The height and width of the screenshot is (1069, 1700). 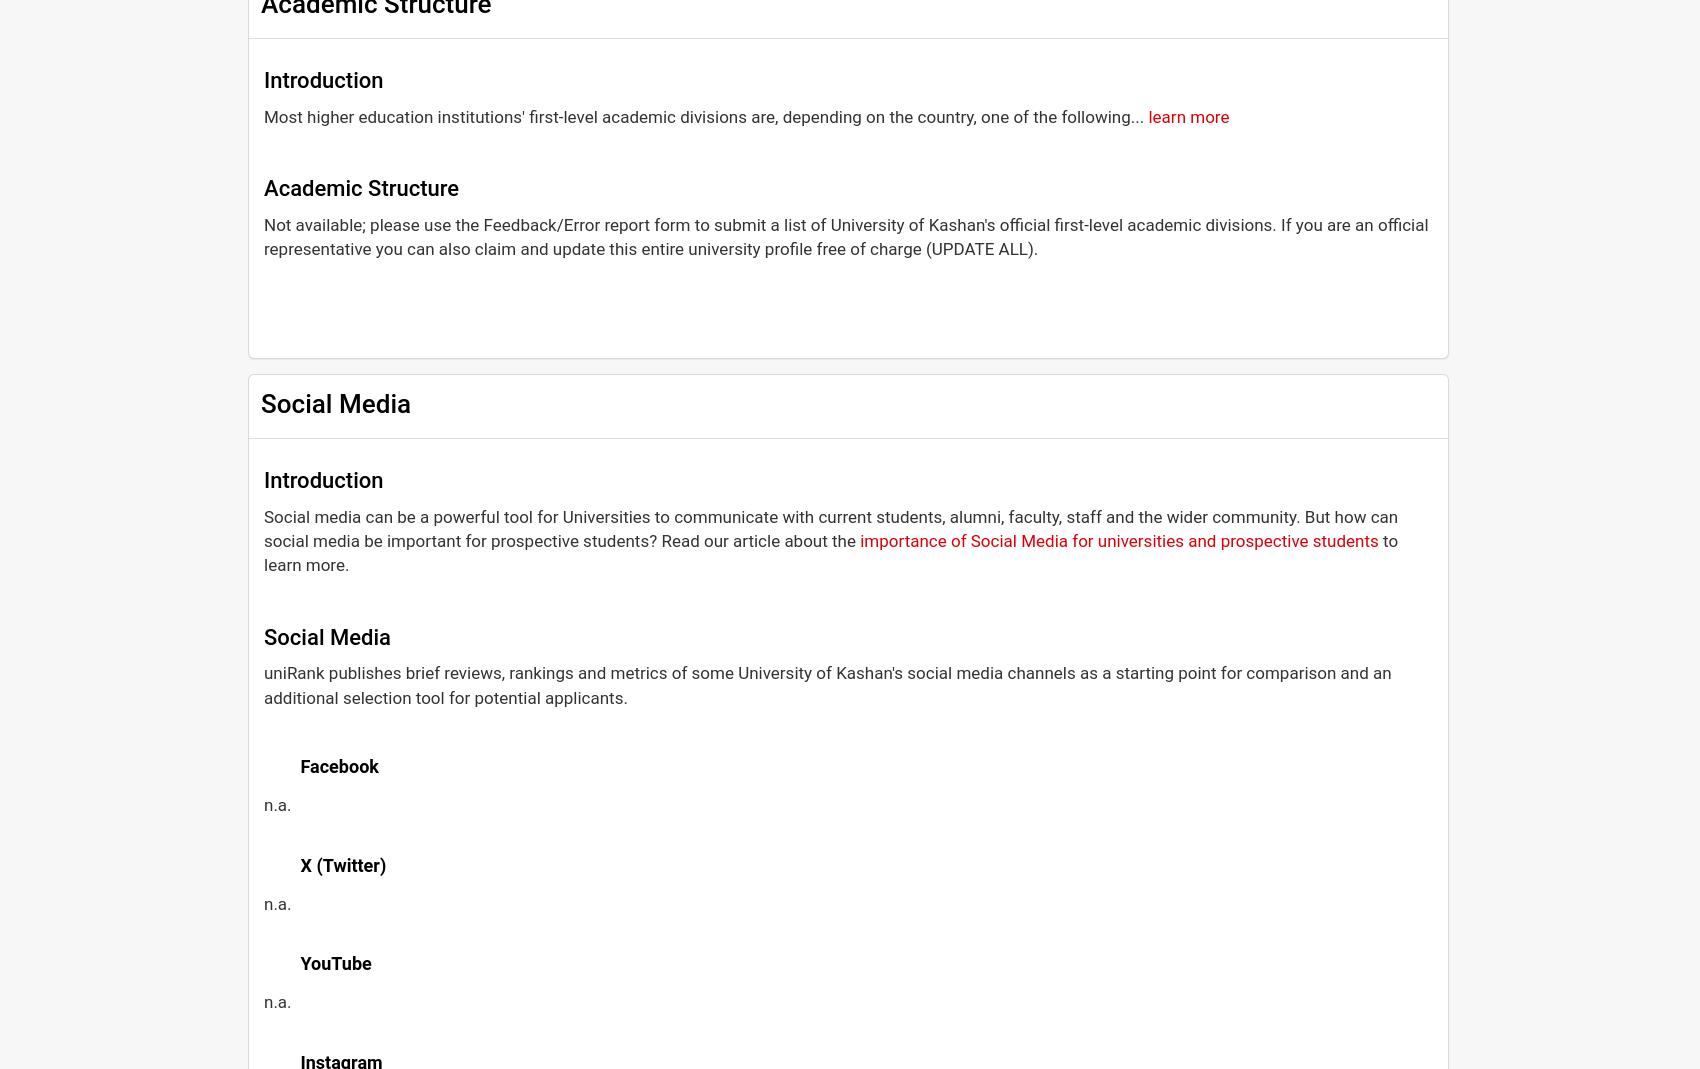 What do you see at coordinates (1187, 115) in the screenshot?
I see `'learn more'` at bounding box center [1187, 115].